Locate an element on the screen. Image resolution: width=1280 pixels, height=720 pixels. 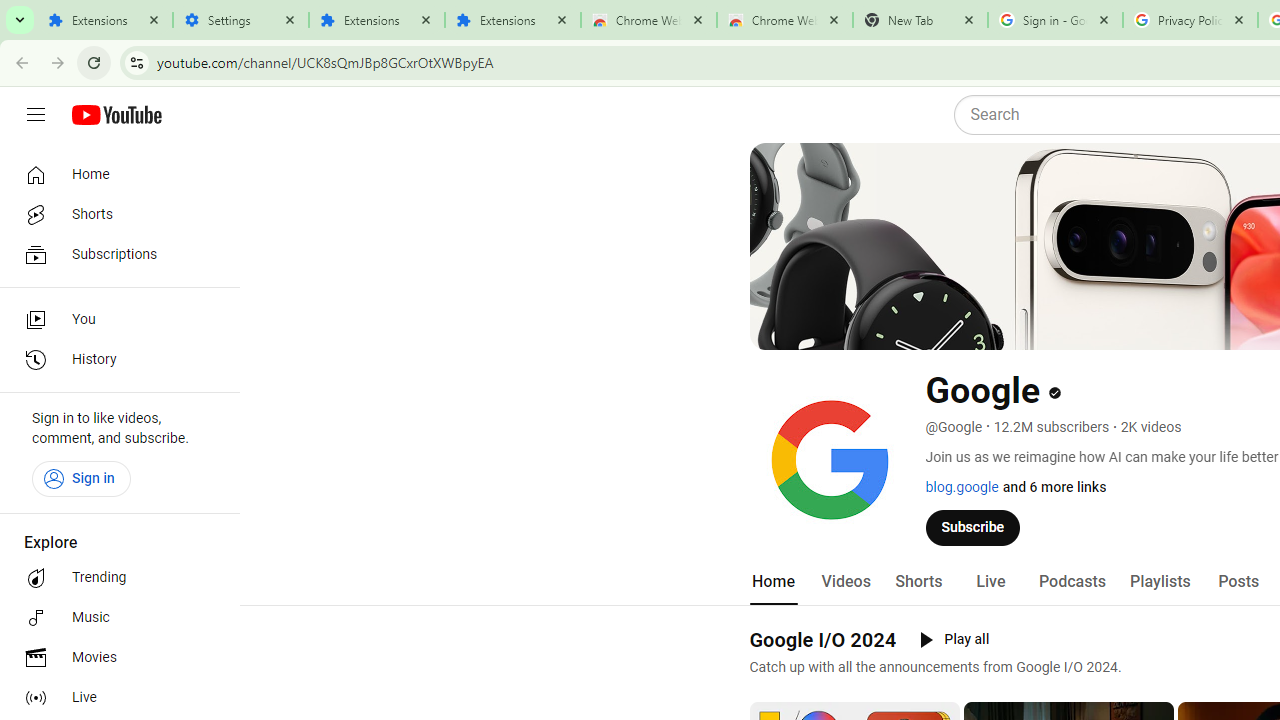
'Google I/O 2024' is located at coordinates (823, 639).